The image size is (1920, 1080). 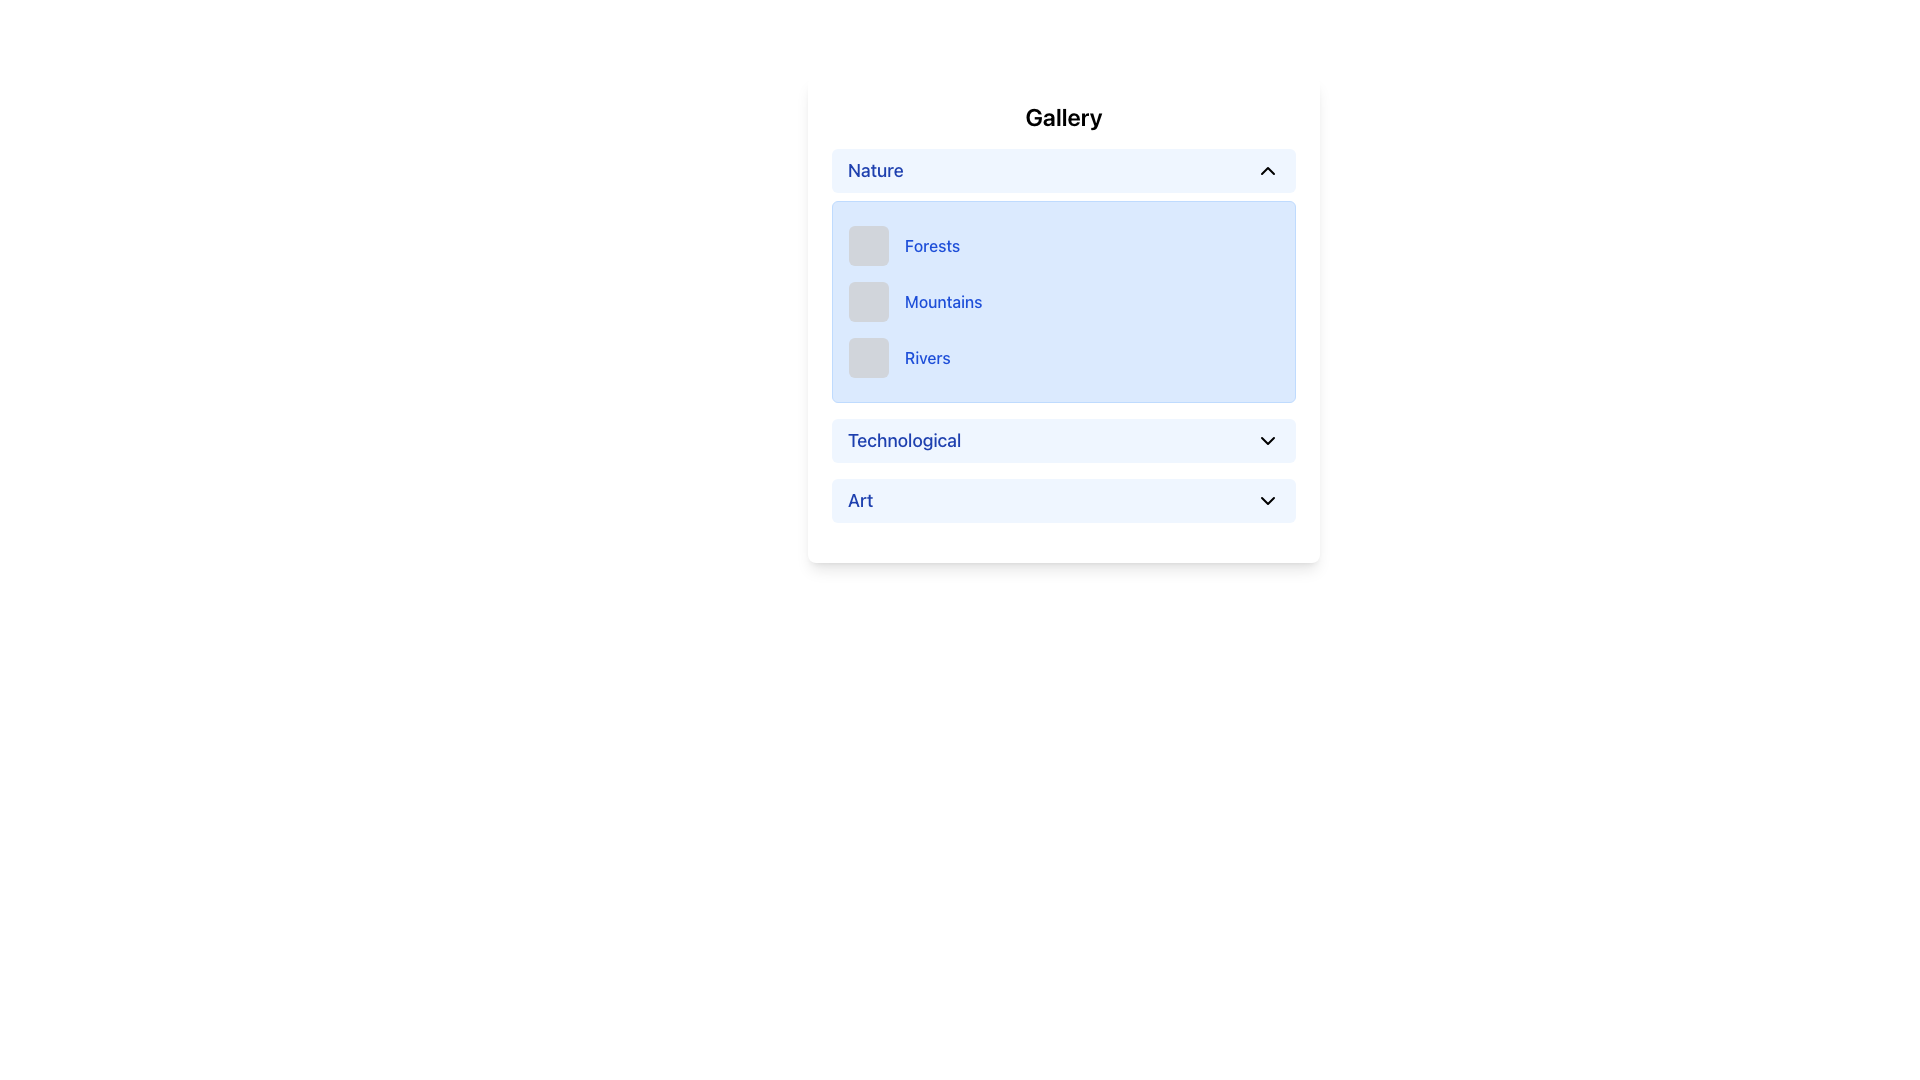 I want to click on the Dropdown menu toggle labeled 'Art', so click(x=1063, y=500).